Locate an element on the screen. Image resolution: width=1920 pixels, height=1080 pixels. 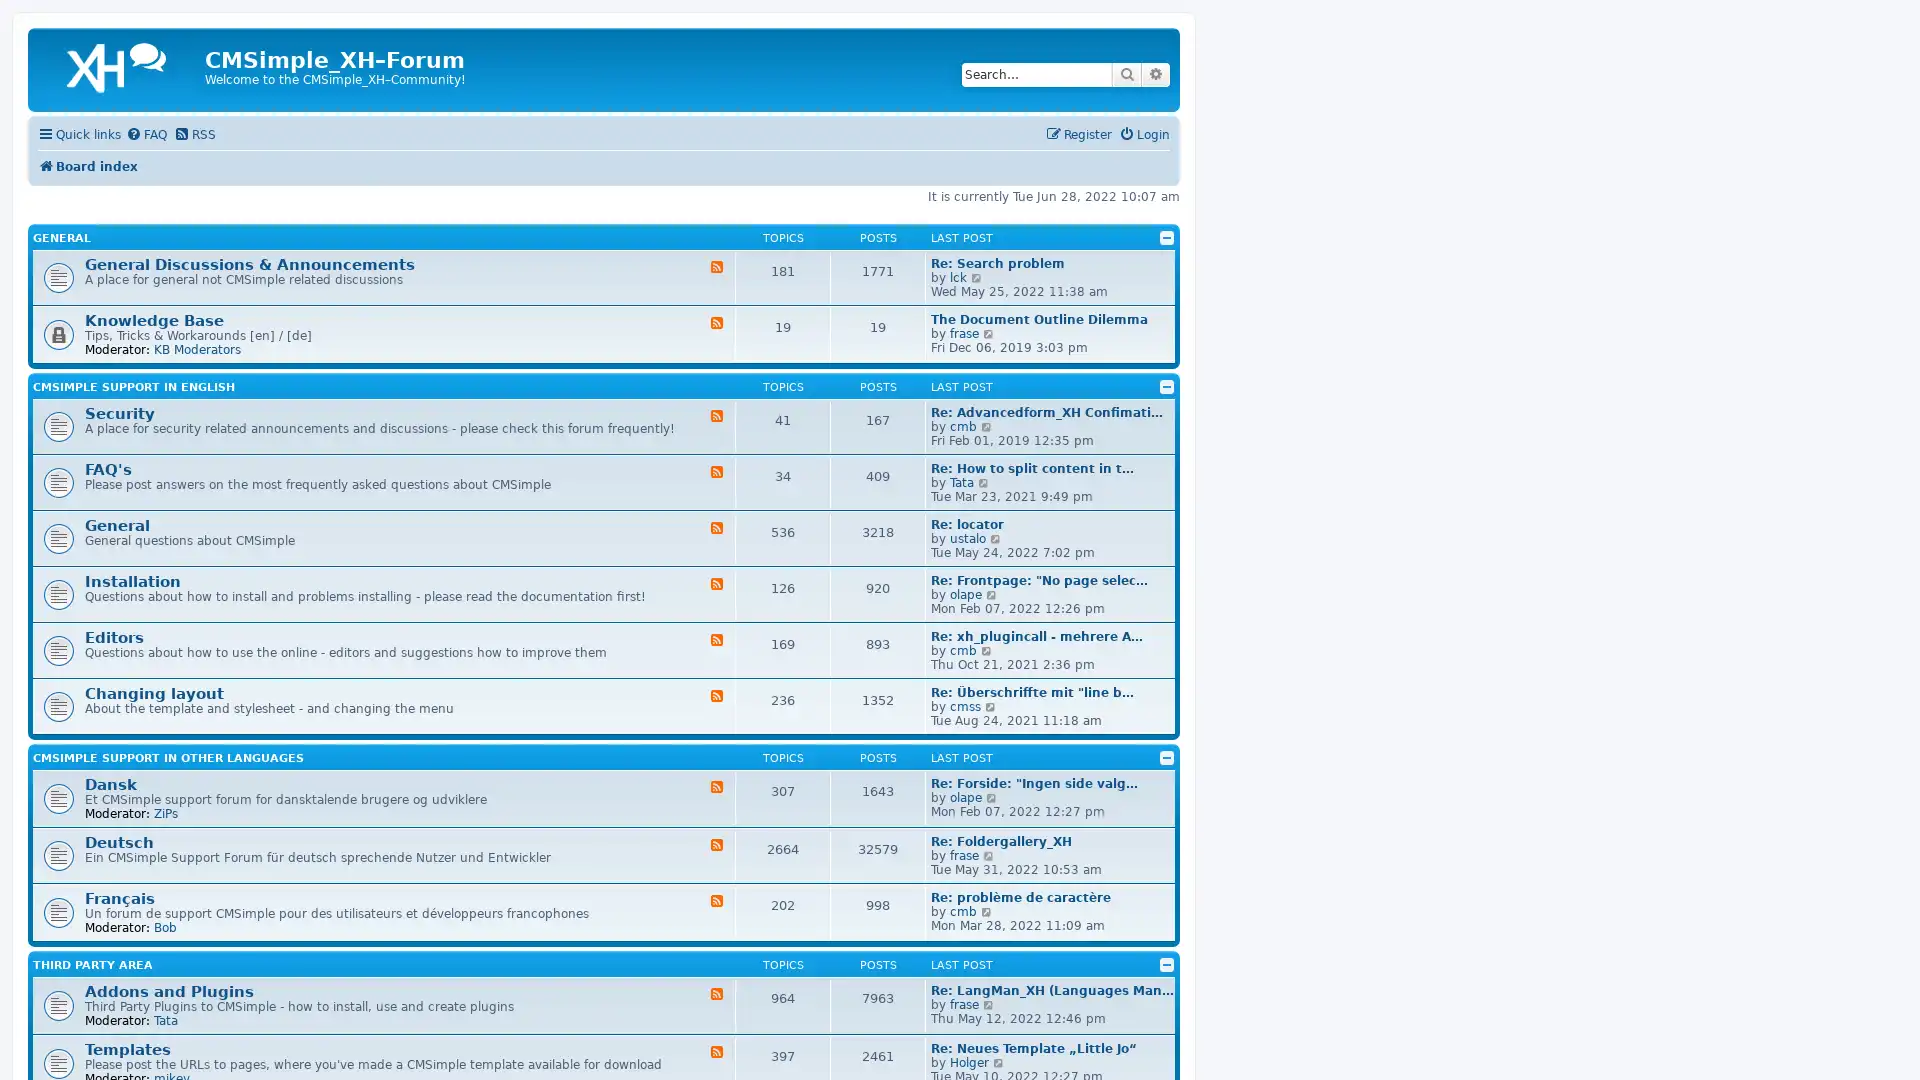
Search is located at coordinates (1127, 73).